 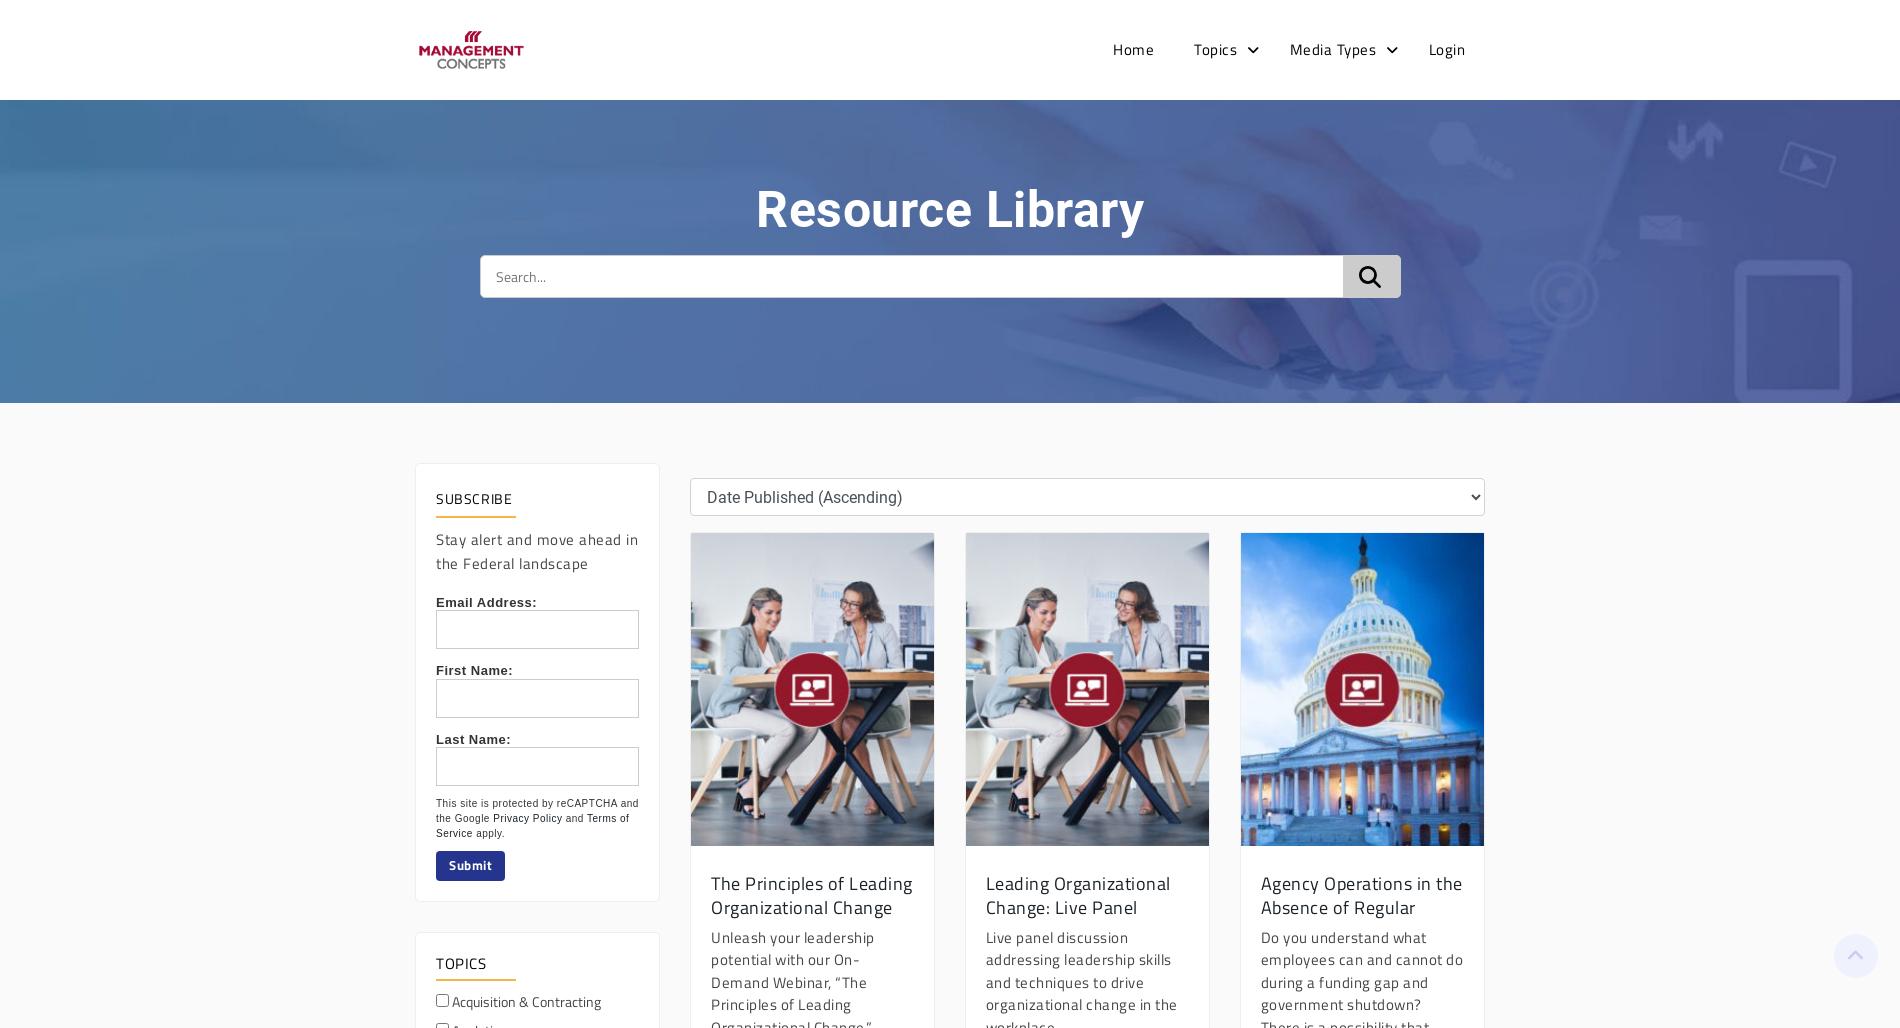 I want to click on 'Media Types', so click(x=1287, y=49).